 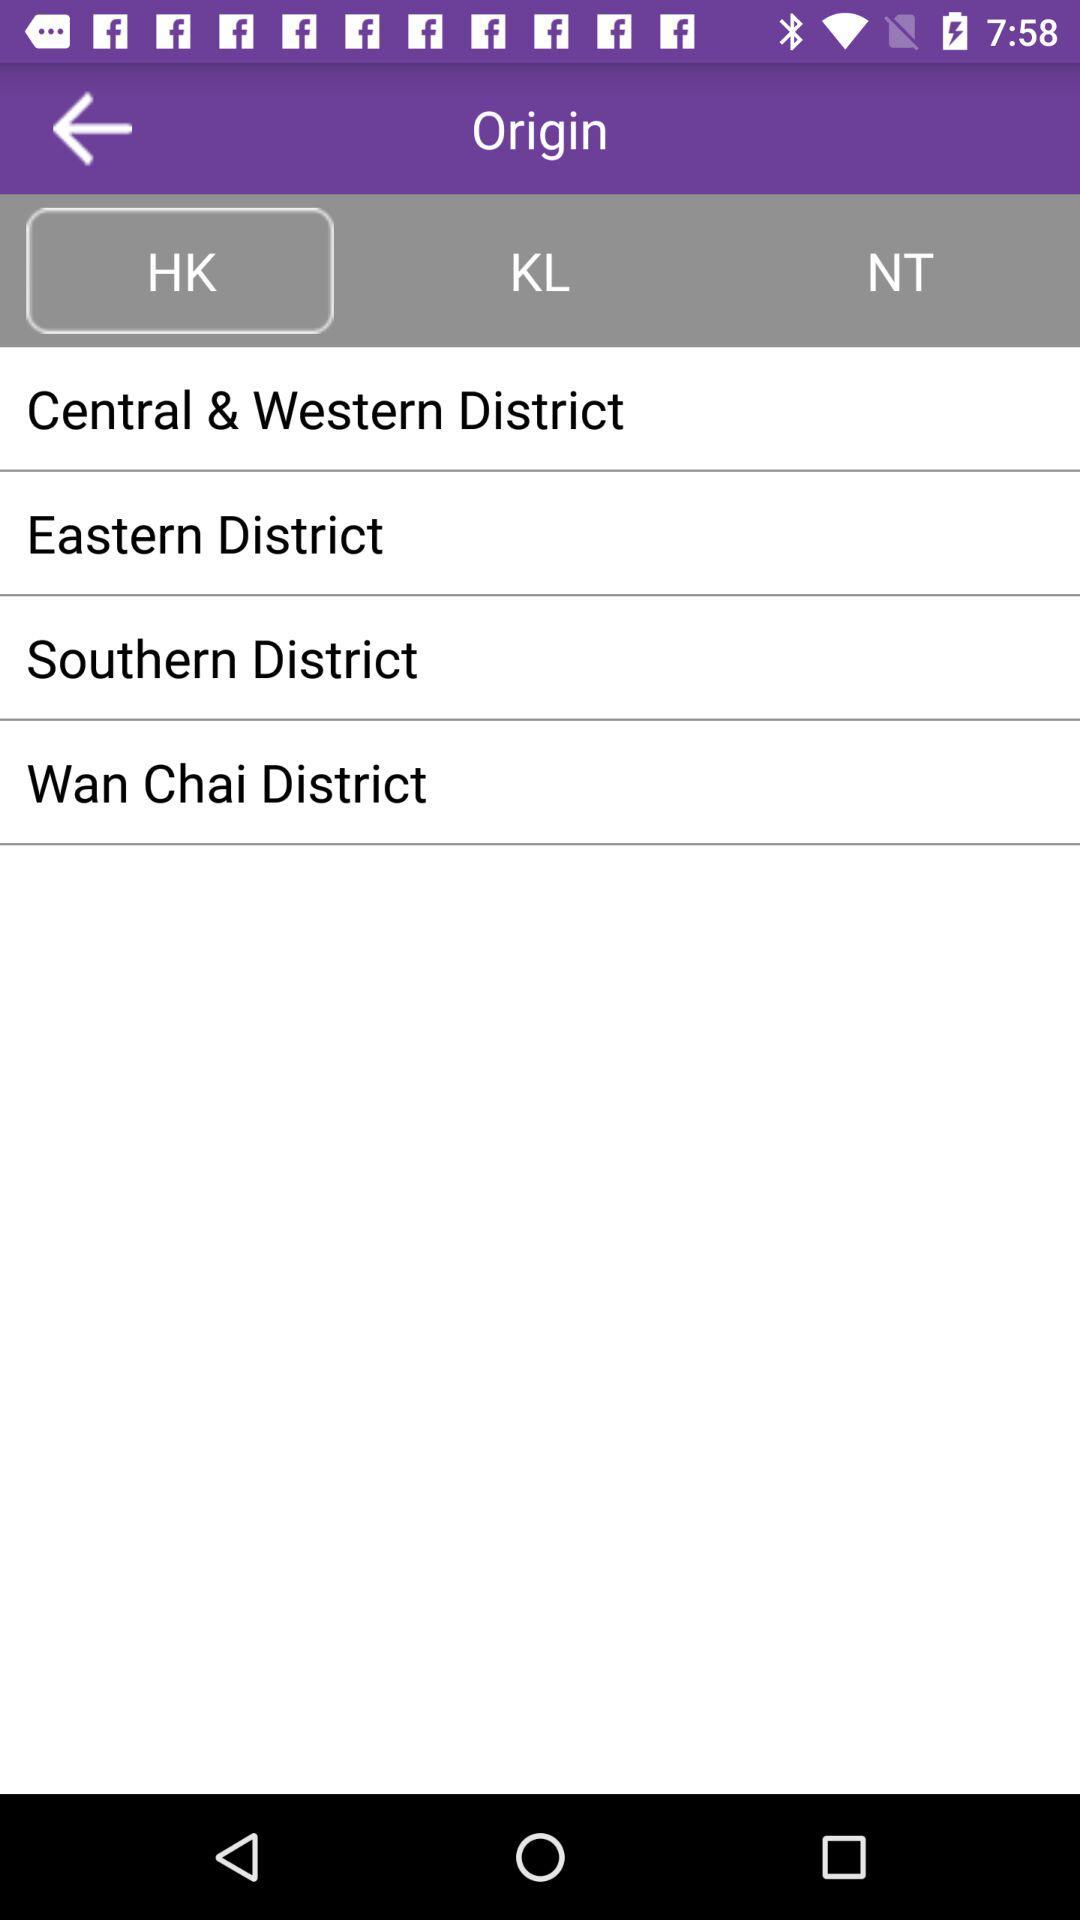 I want to click on the icon below hk item, so click(x=540, y=407).